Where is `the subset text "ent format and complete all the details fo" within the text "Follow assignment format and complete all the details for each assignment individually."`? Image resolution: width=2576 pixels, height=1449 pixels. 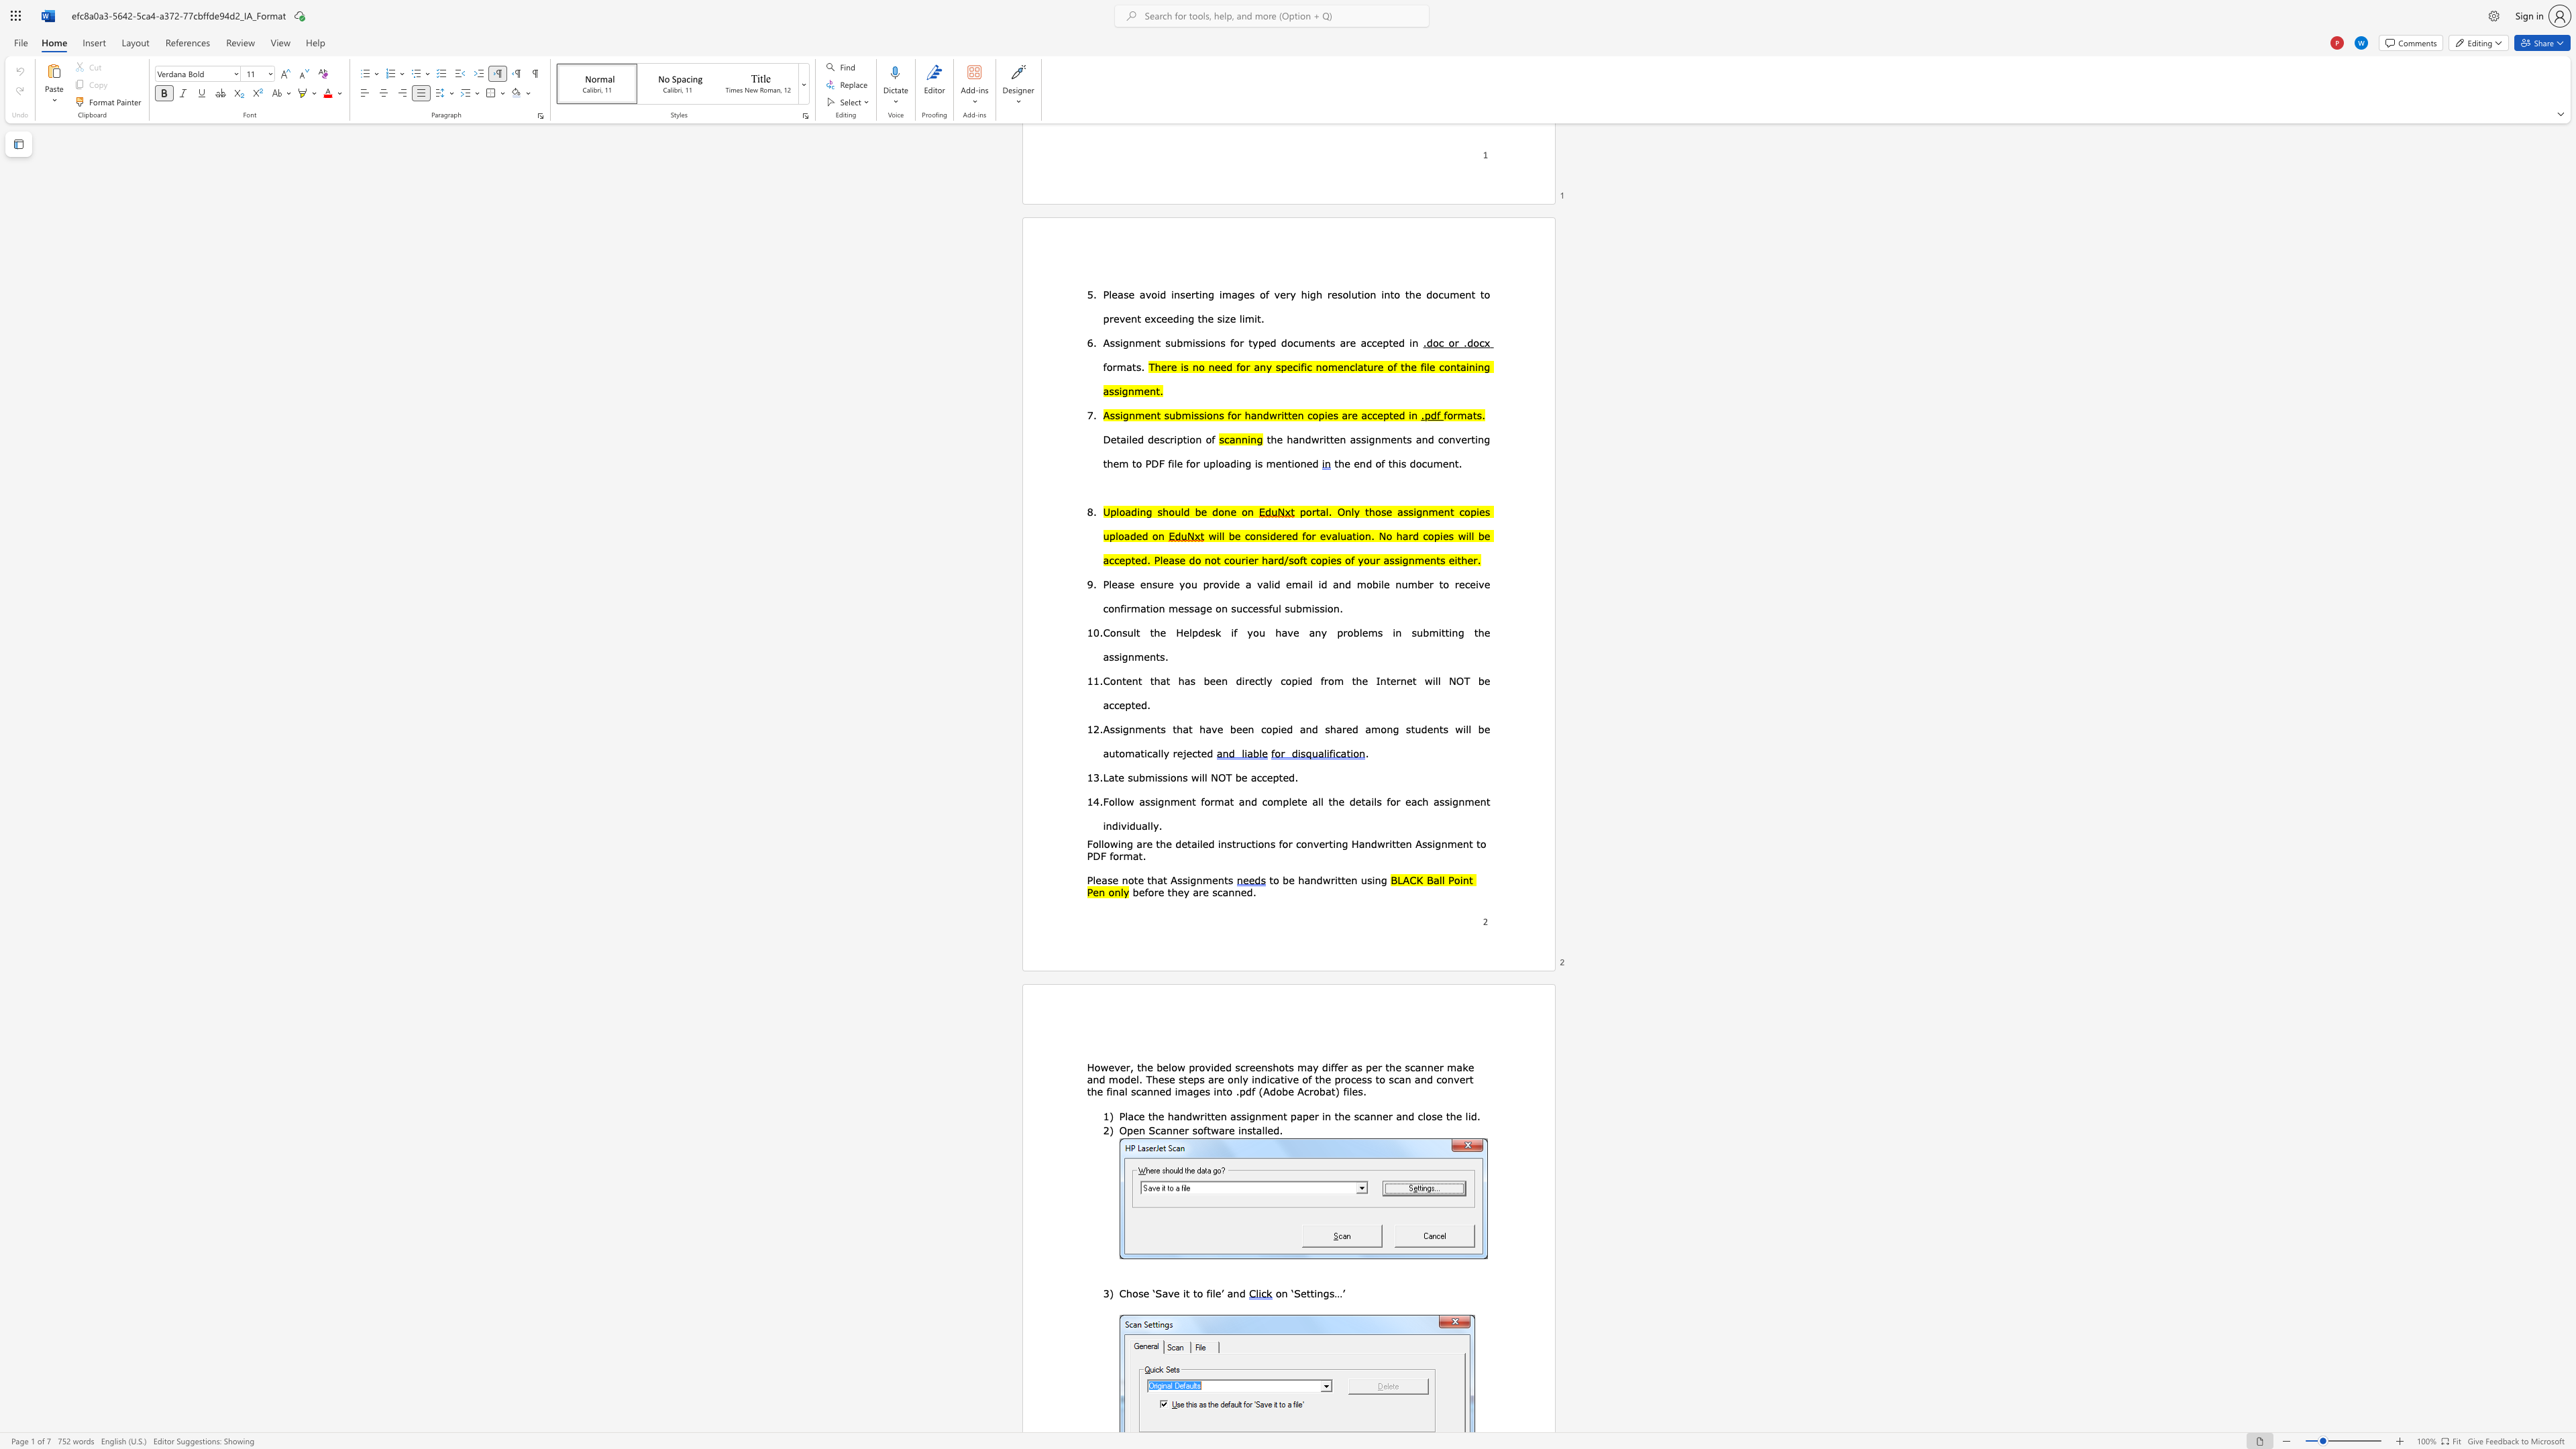
the subset text "ent format and complete all the details fo" within the text "Follow assignment format and complete all the details for each assignment individually." is located at coordinates (1179, 801).